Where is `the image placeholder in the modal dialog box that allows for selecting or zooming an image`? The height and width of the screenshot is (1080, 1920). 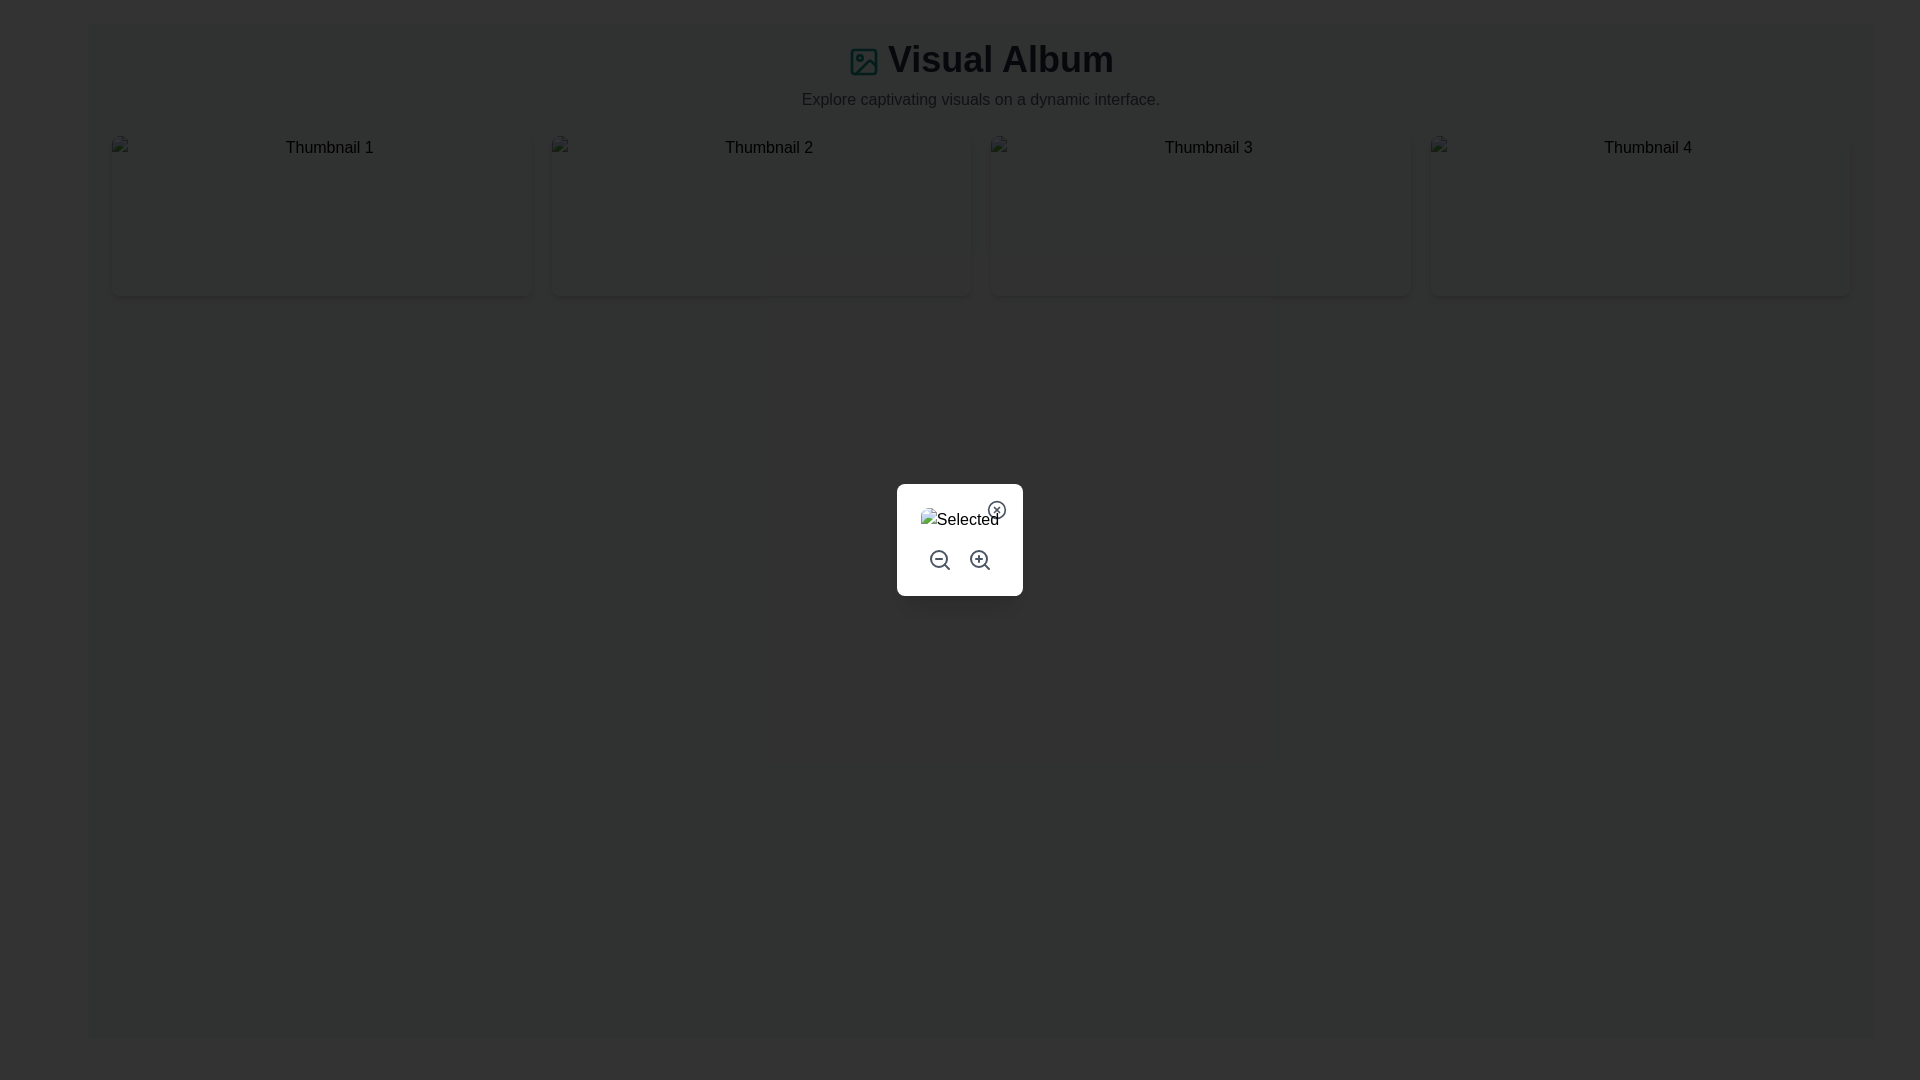
the image placeholder in the modal dialog box that allows for selecting or zooming an image is located at coordinates (960, 540).